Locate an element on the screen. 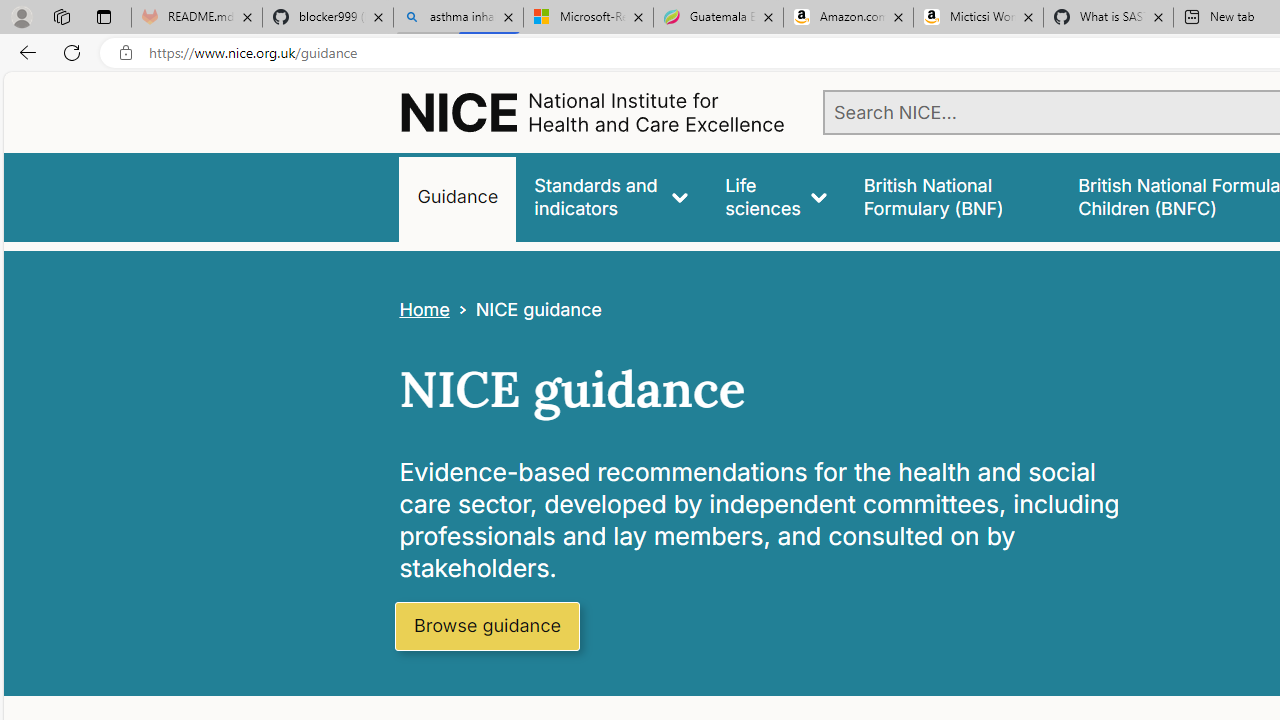  'View site information' is located at coordinates (125, 52).